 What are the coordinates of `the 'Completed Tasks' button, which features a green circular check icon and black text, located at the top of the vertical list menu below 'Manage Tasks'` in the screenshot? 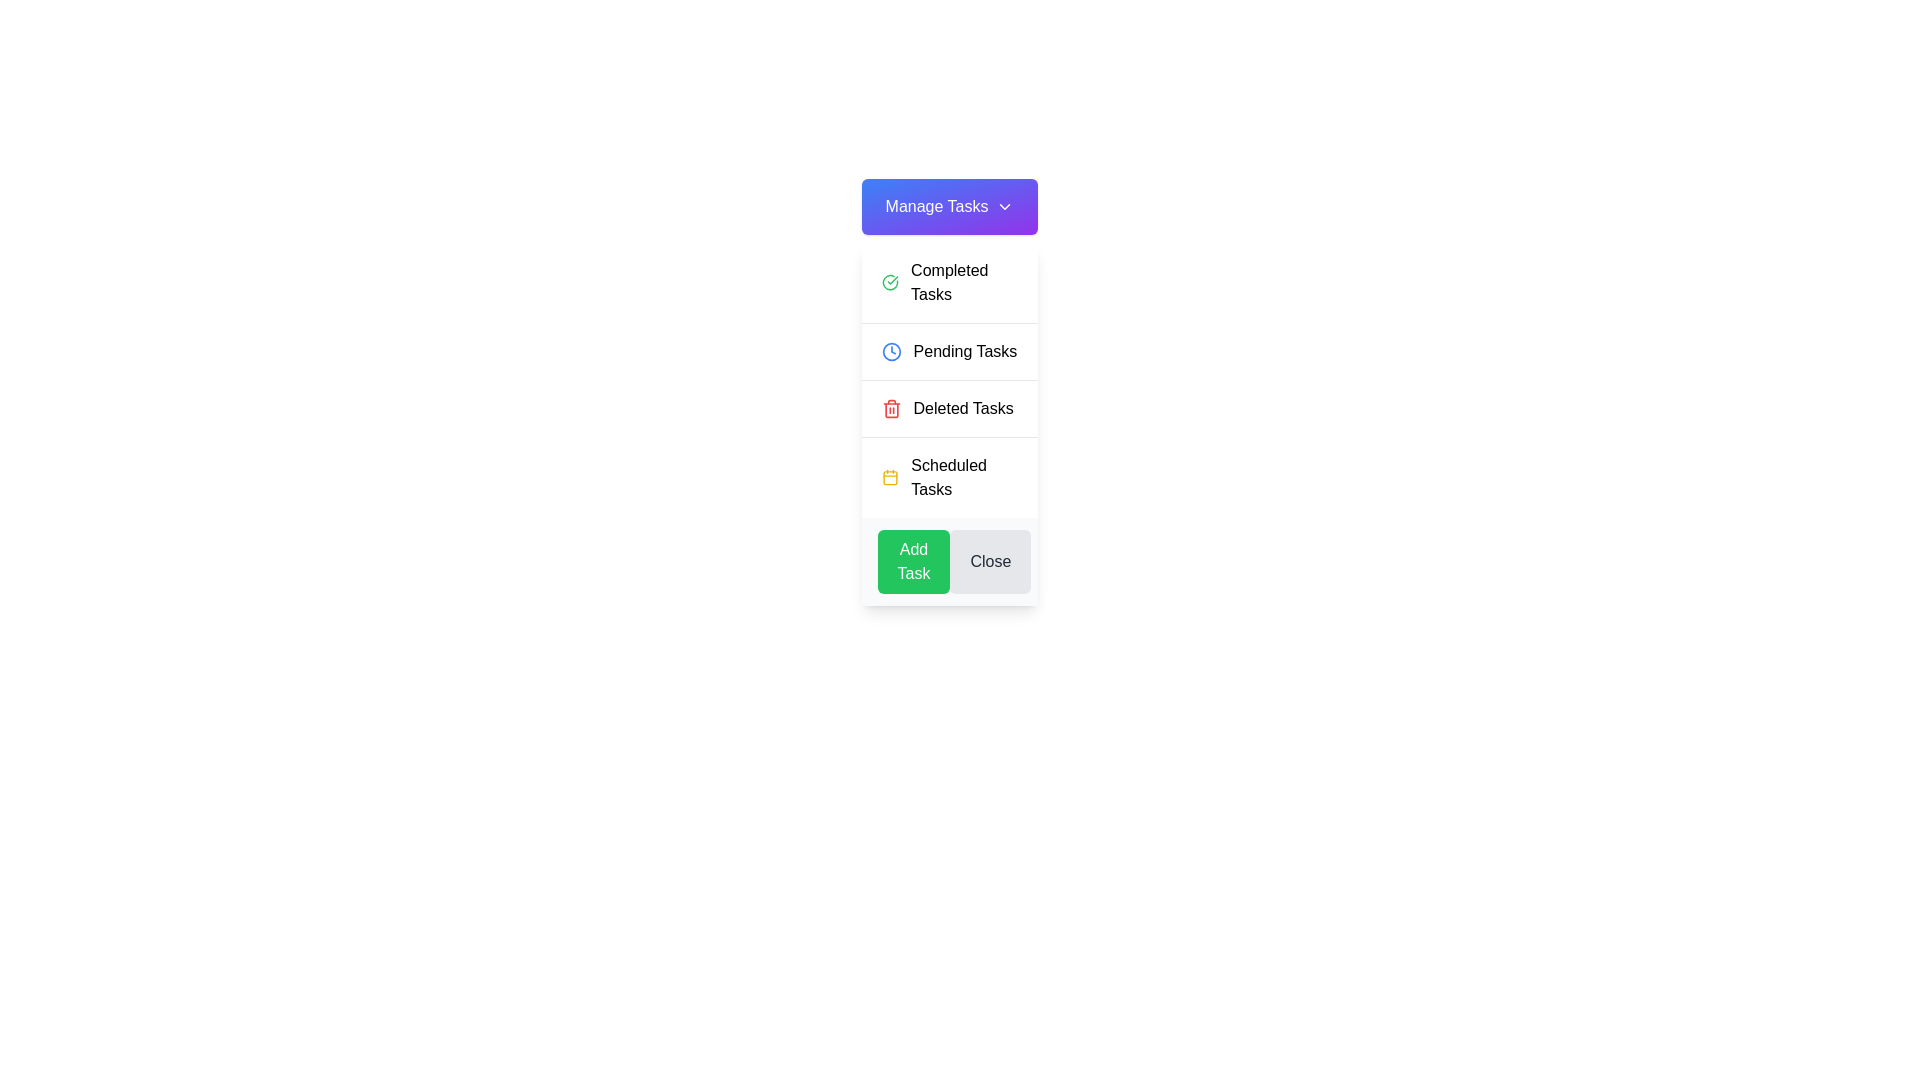 It's located at (949, 282).